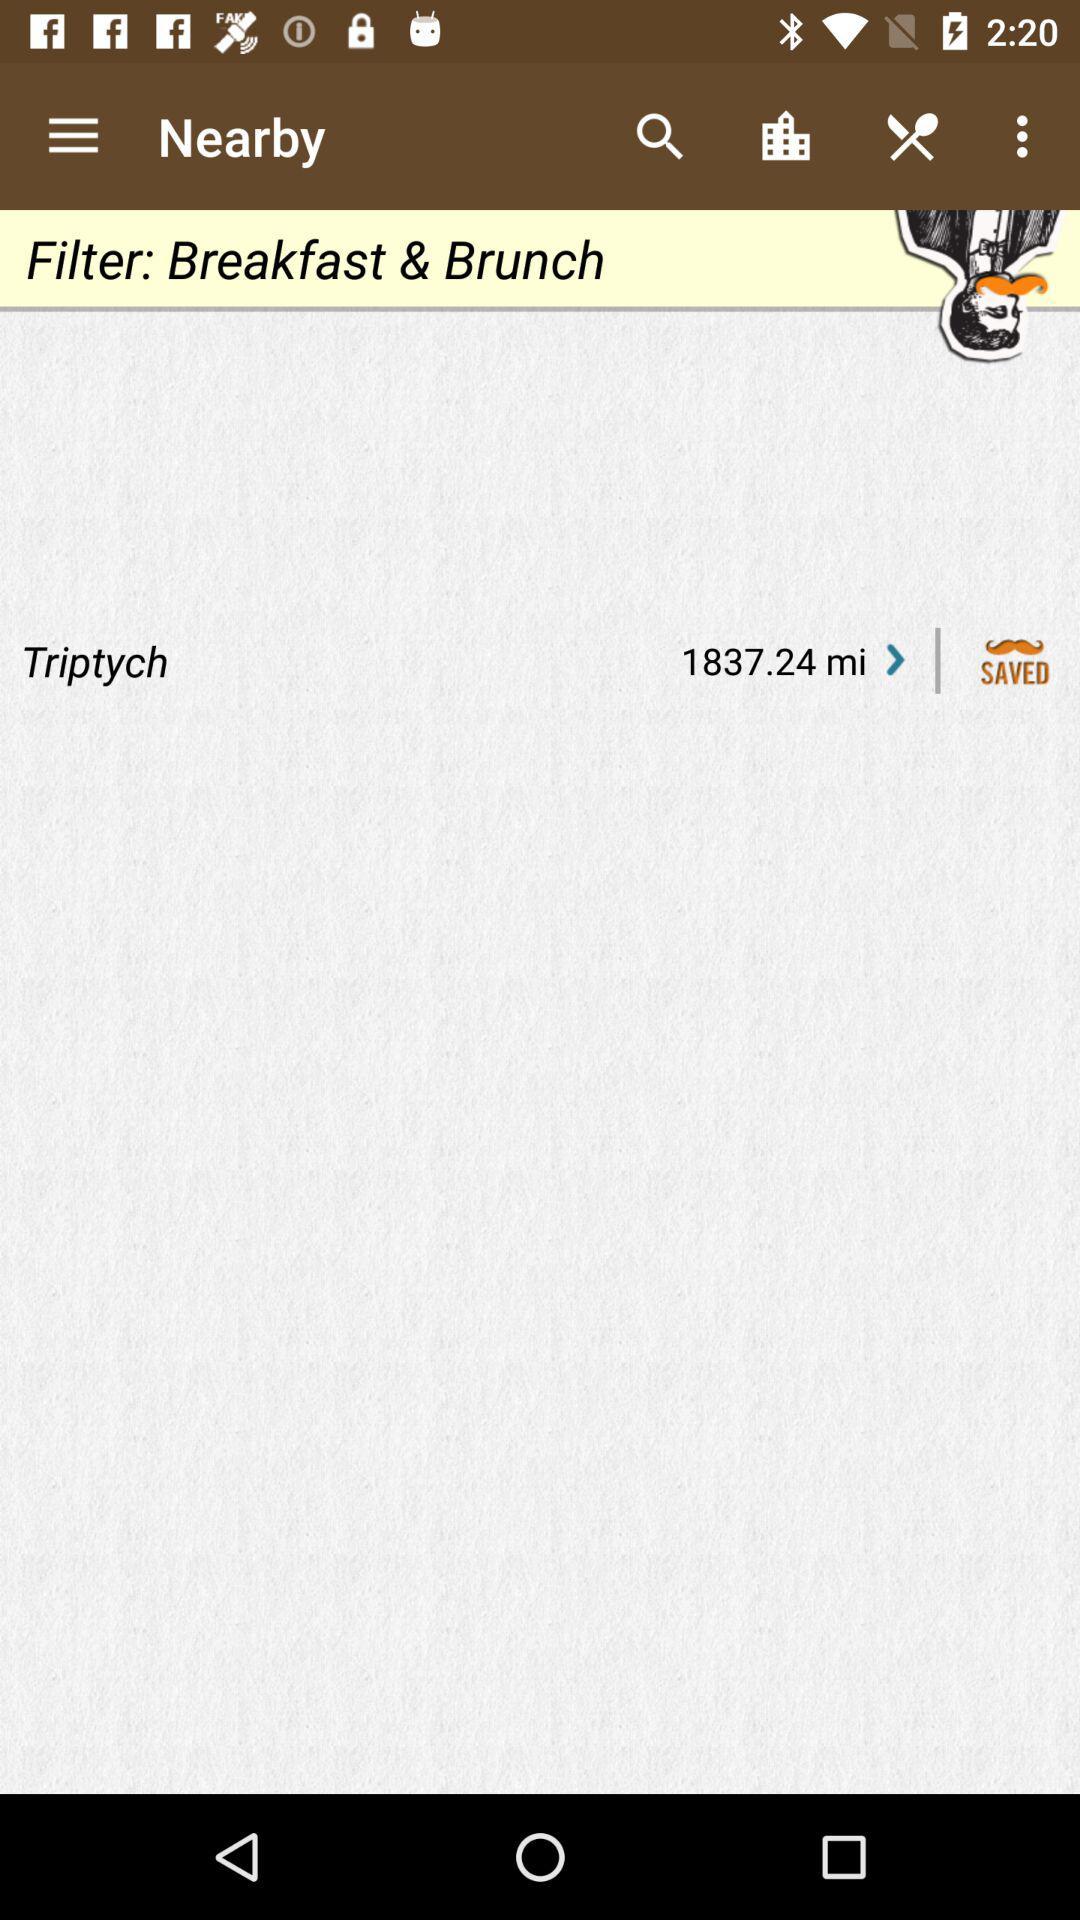  I want to click on the icon adjacent to more icon at top, so click(911, 136).